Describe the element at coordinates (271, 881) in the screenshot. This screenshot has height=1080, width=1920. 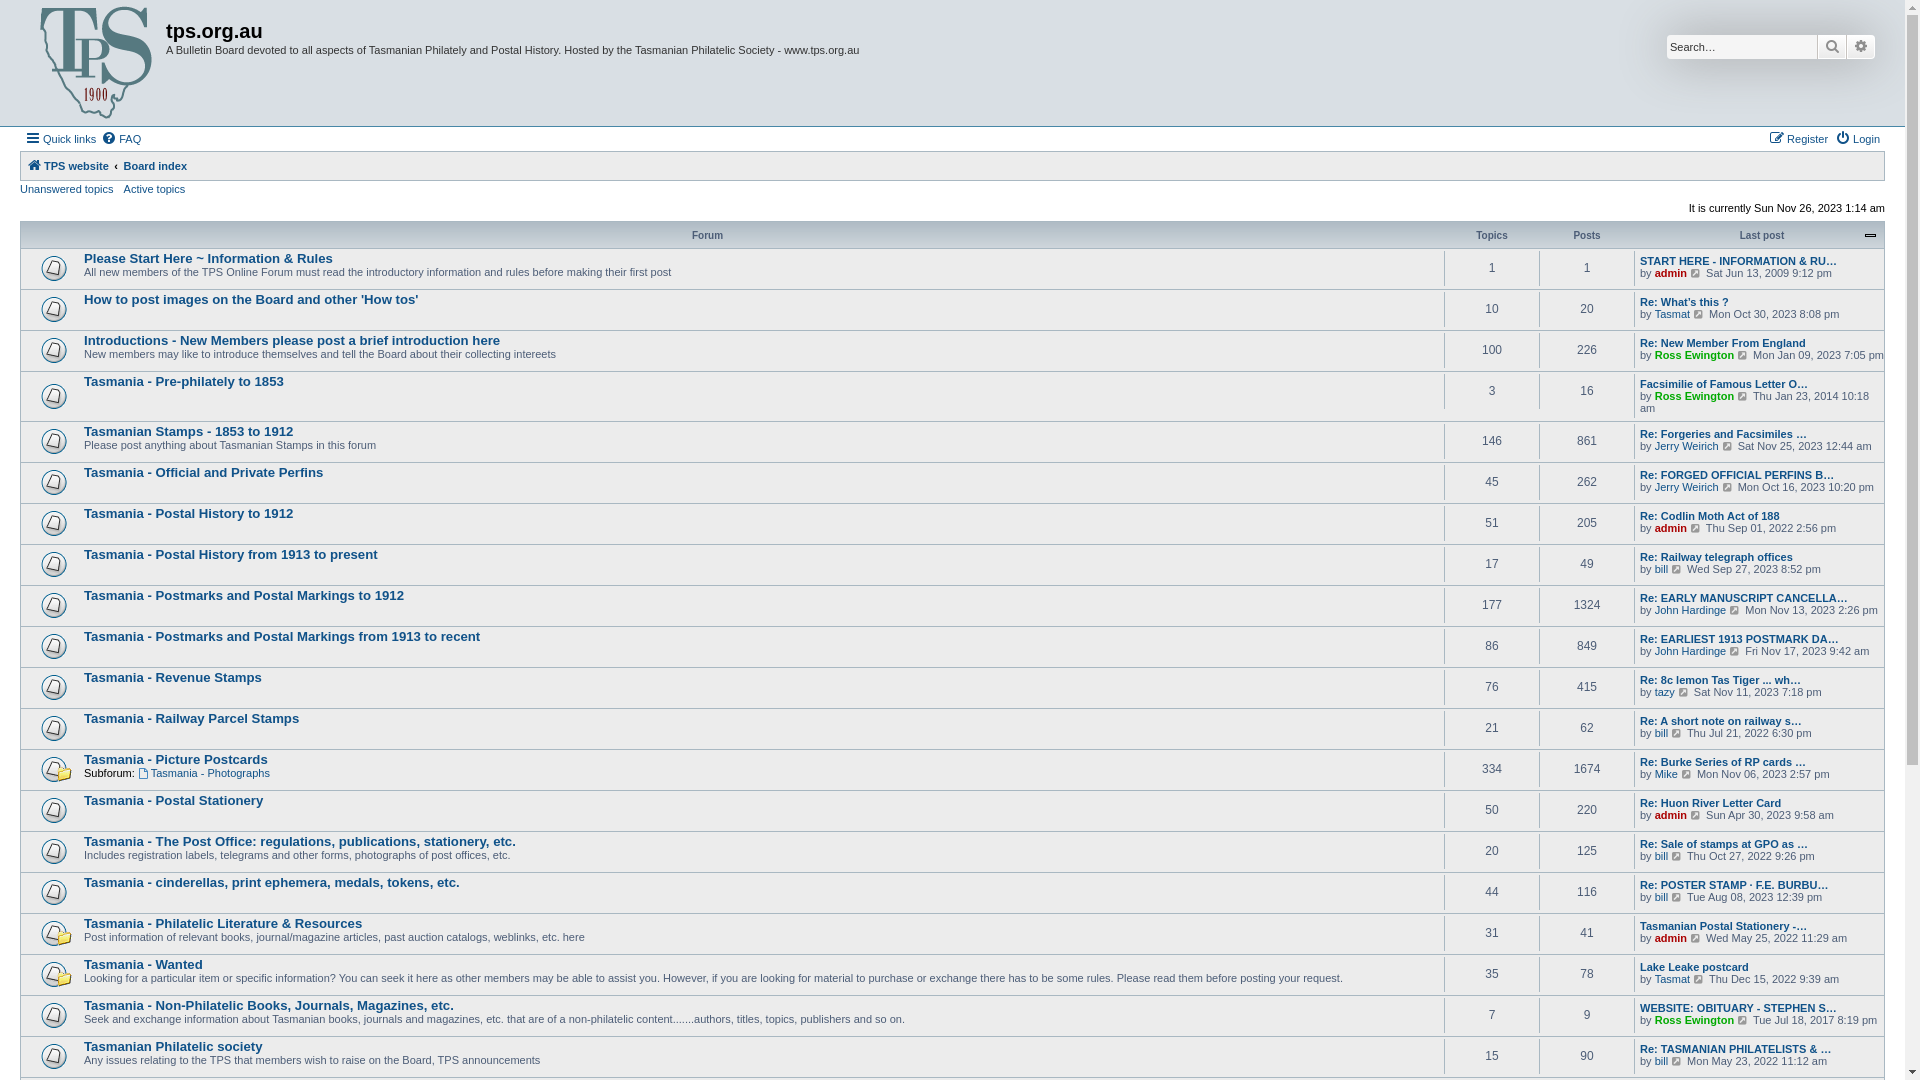
I see `'Tasmania - cinderellas, print ephemera, medals, tokens, etc.'` at that location.